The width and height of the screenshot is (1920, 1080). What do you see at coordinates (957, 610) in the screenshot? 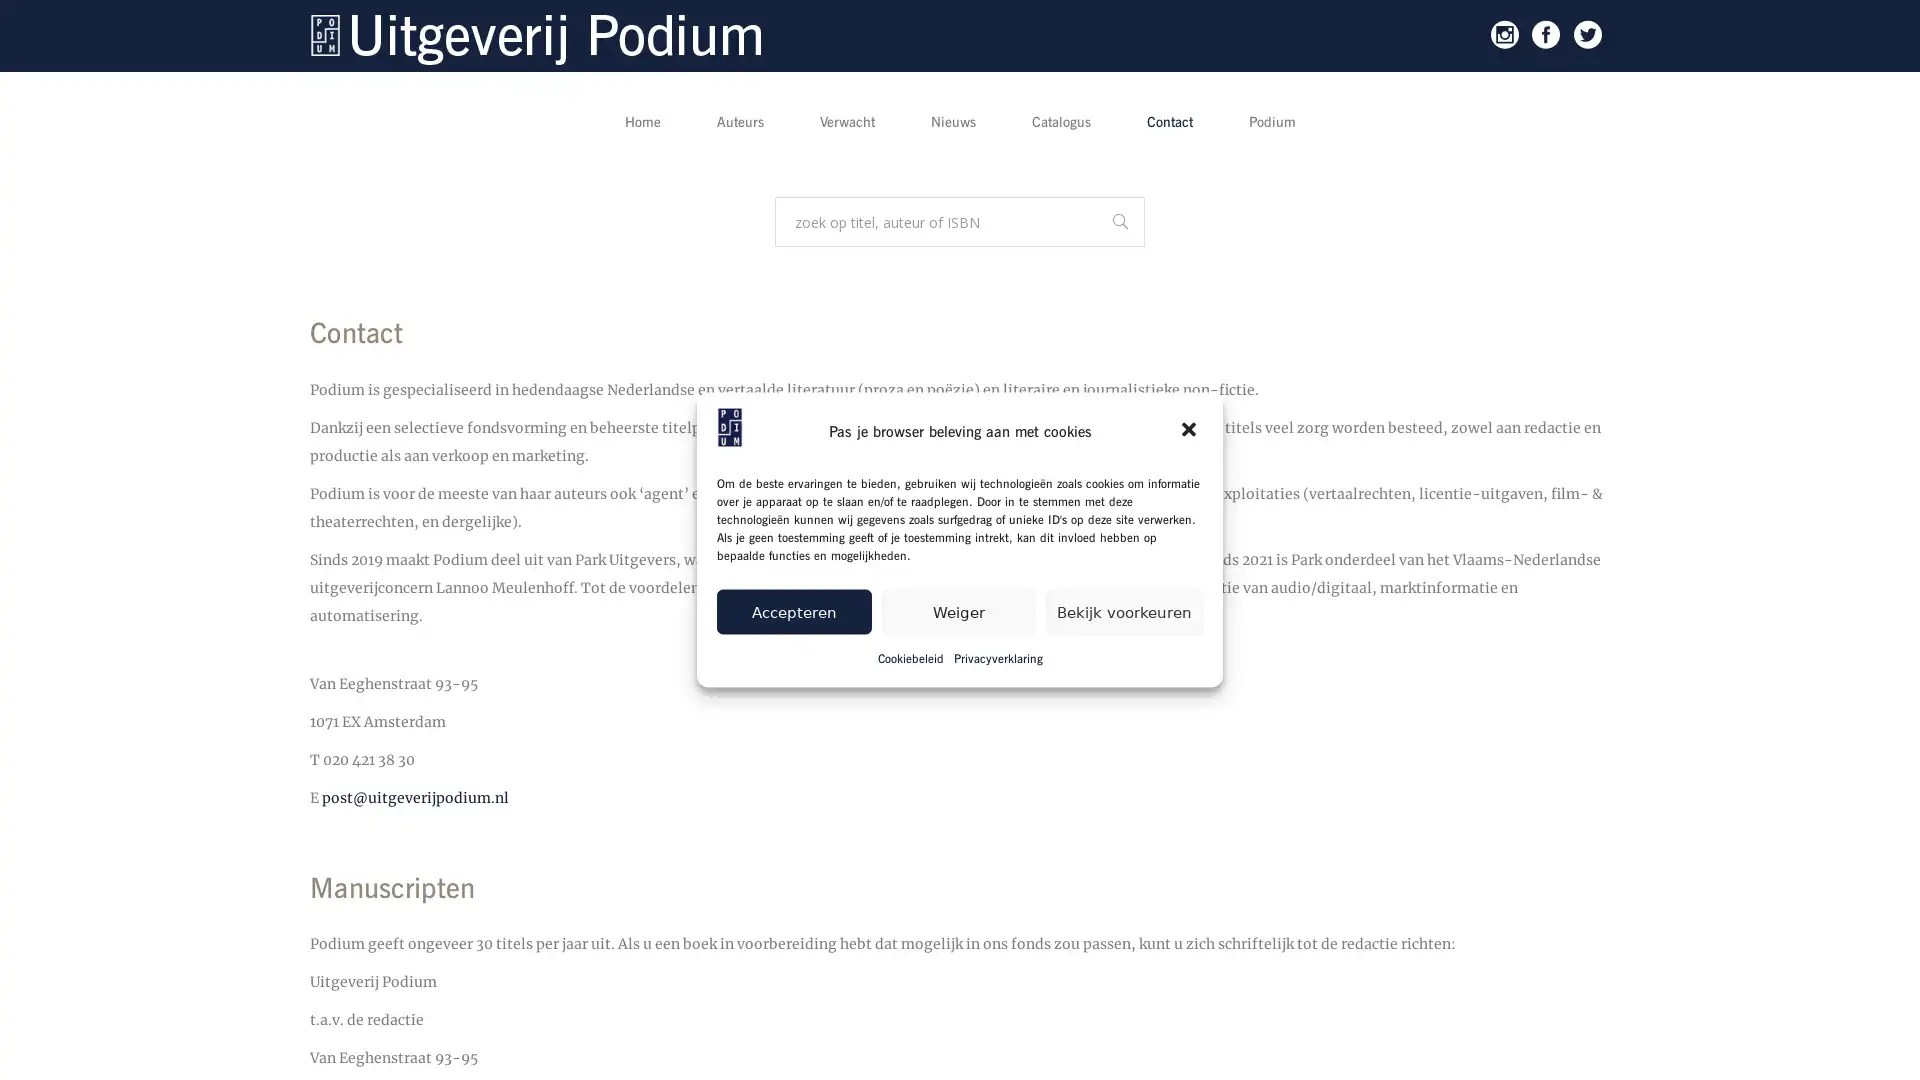
I see `Weiger` at bounding box center [957, 610].